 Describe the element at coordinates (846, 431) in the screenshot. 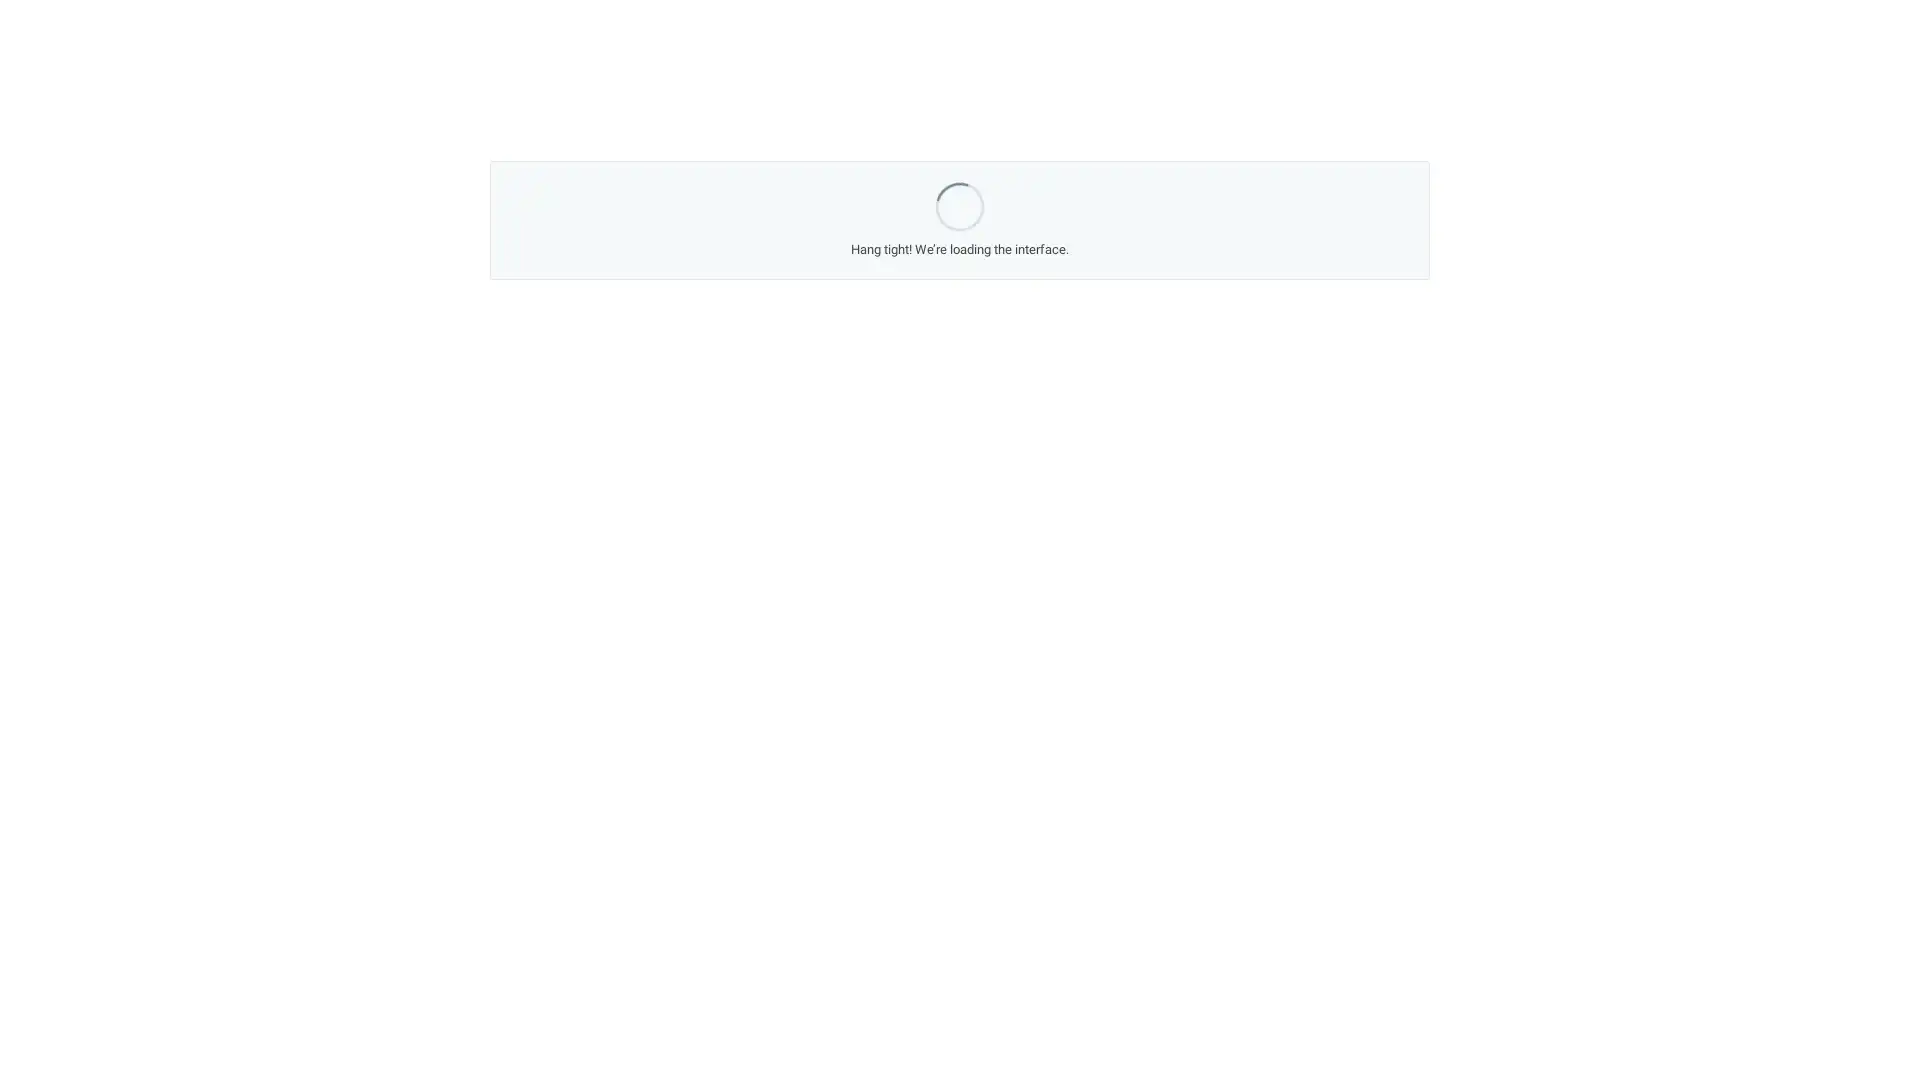

I see `Why don't I need a password?` at that location.